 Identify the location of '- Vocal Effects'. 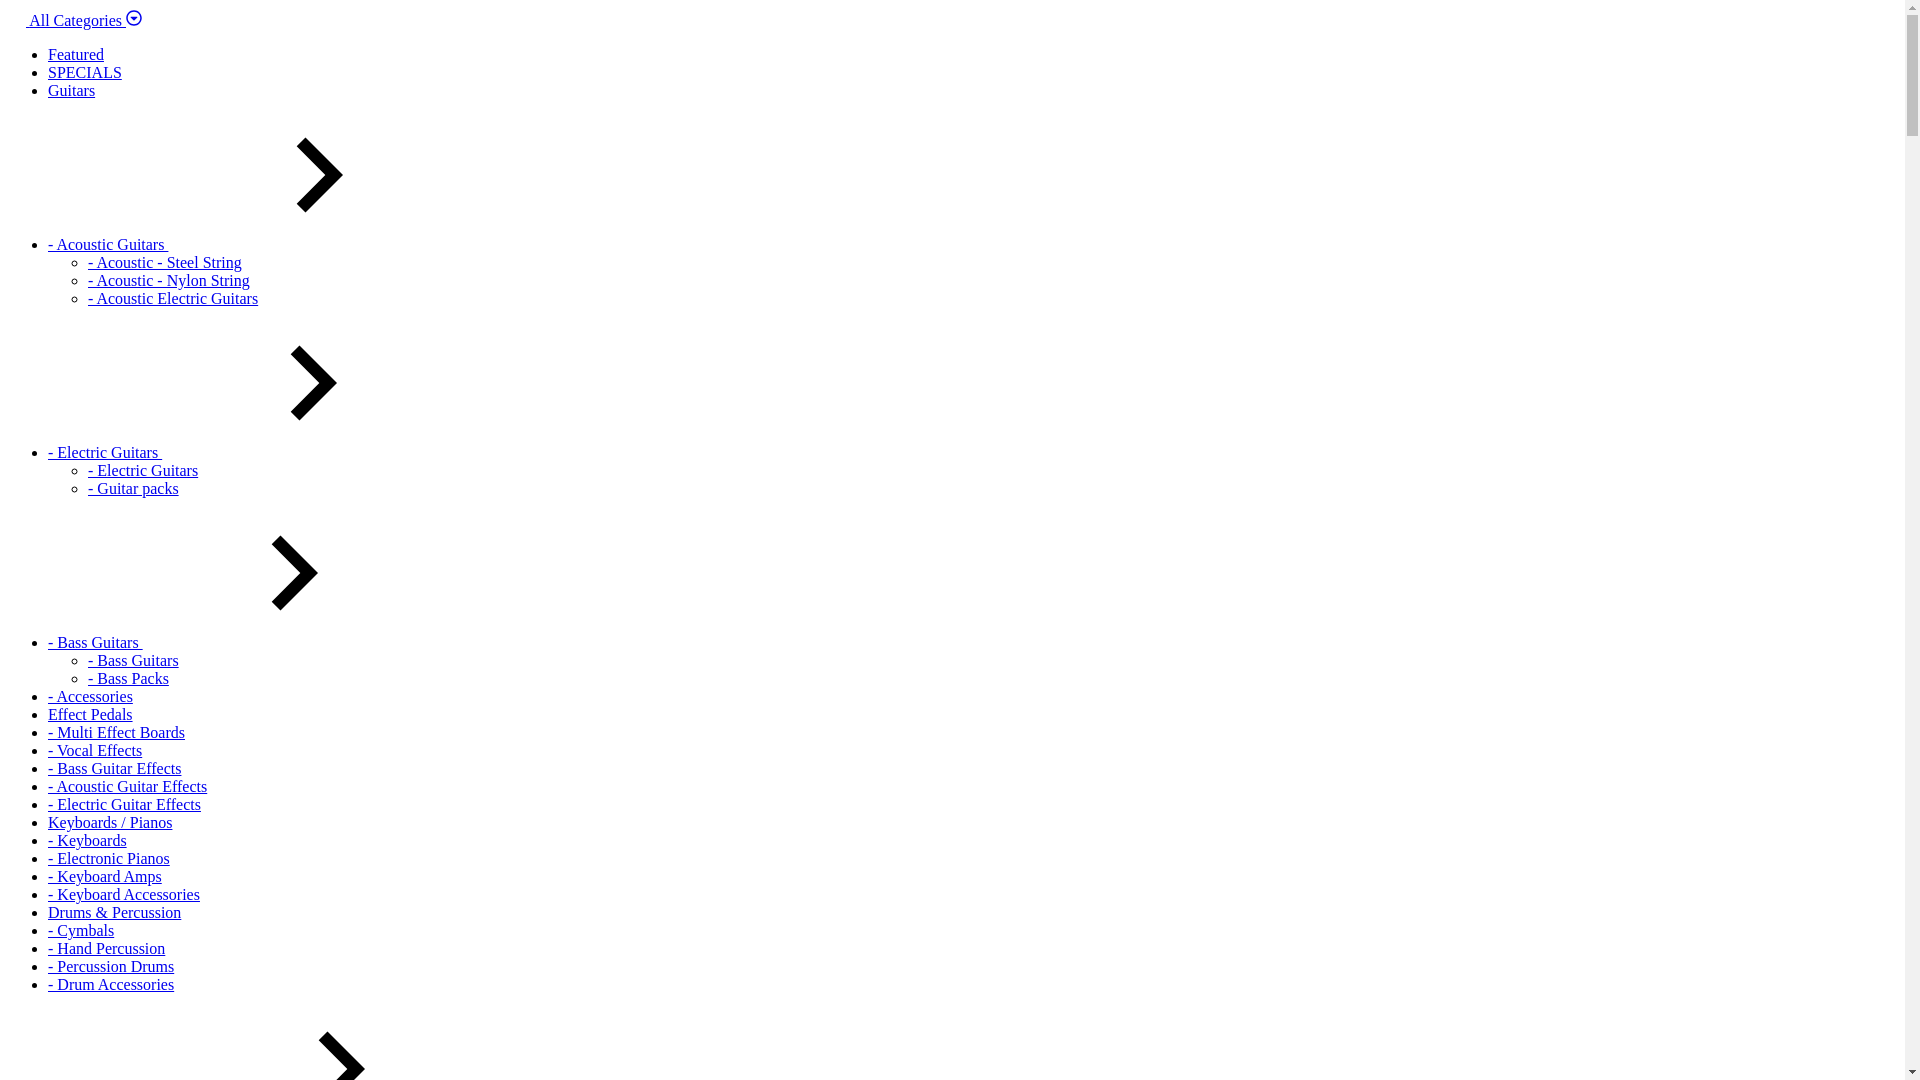
(94, 750).